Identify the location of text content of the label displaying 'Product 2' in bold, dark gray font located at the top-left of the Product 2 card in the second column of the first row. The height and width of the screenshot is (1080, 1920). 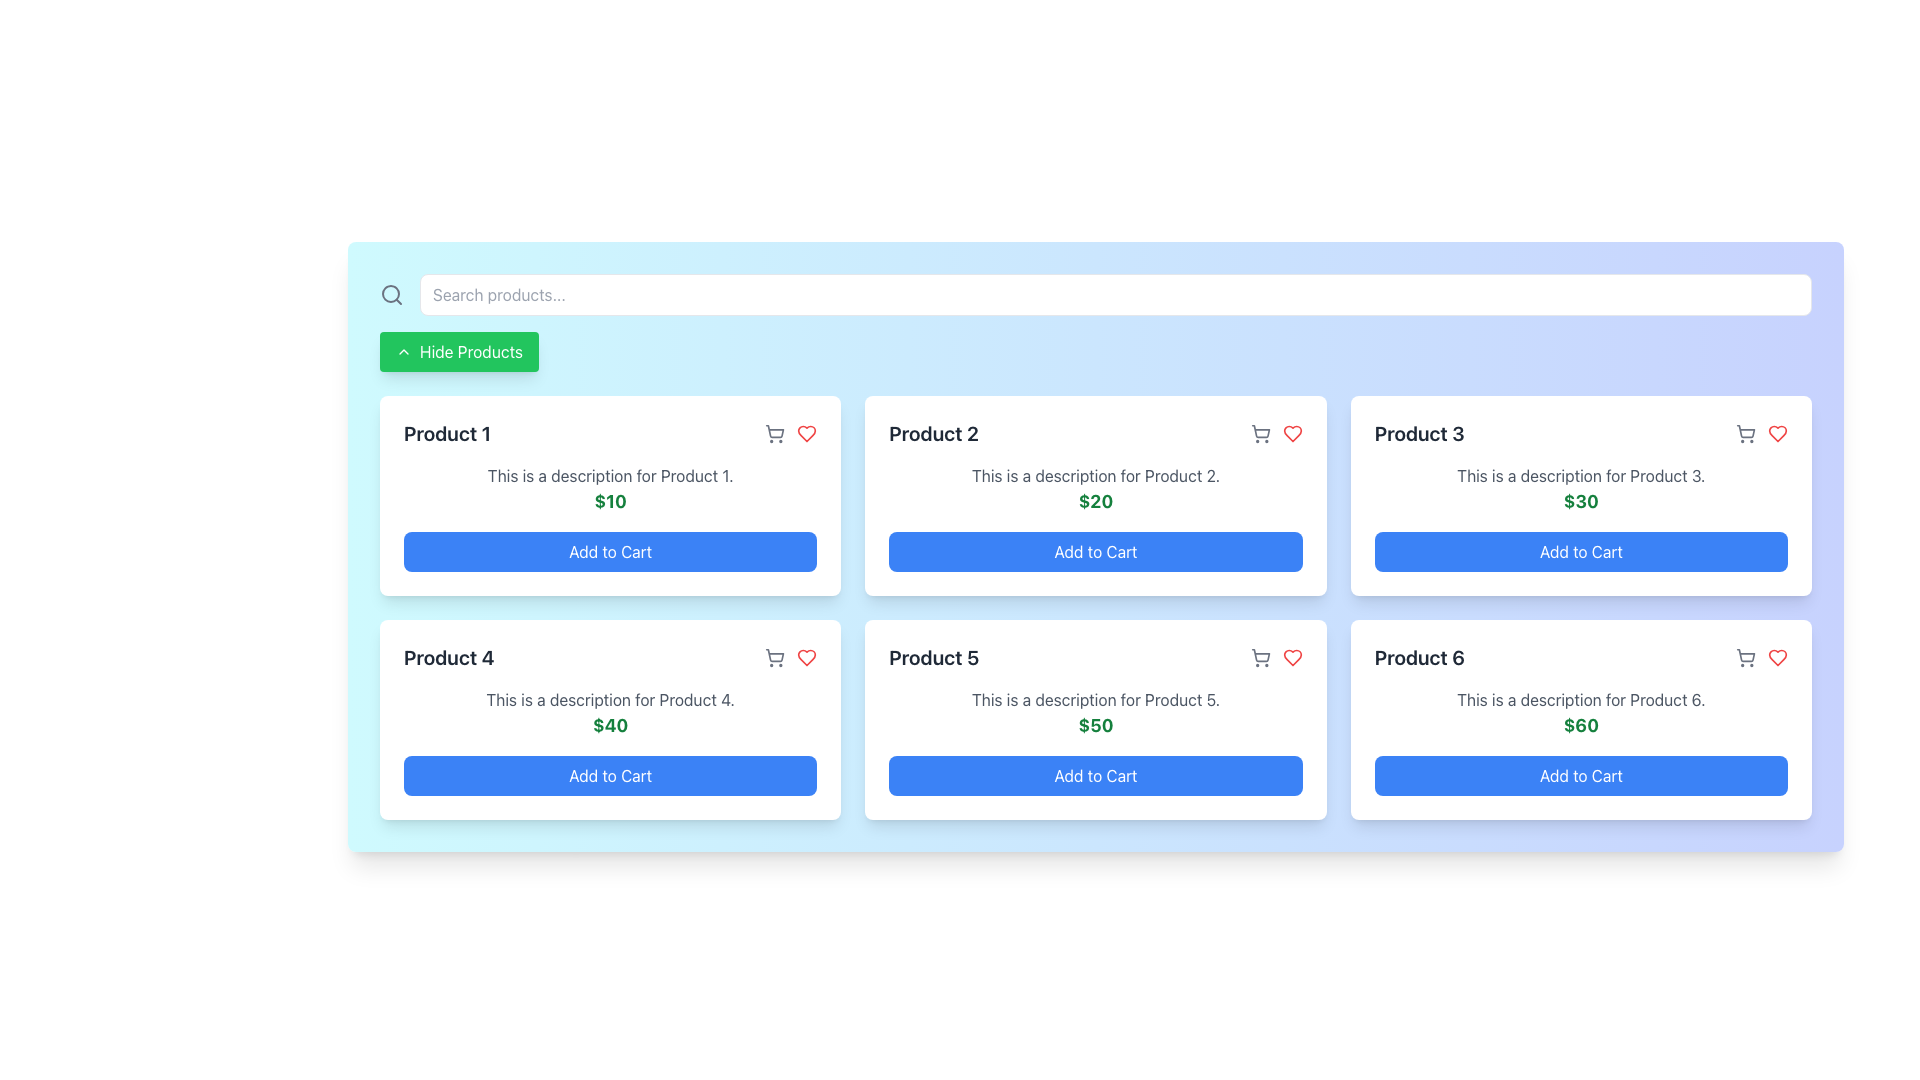
(933, 433).